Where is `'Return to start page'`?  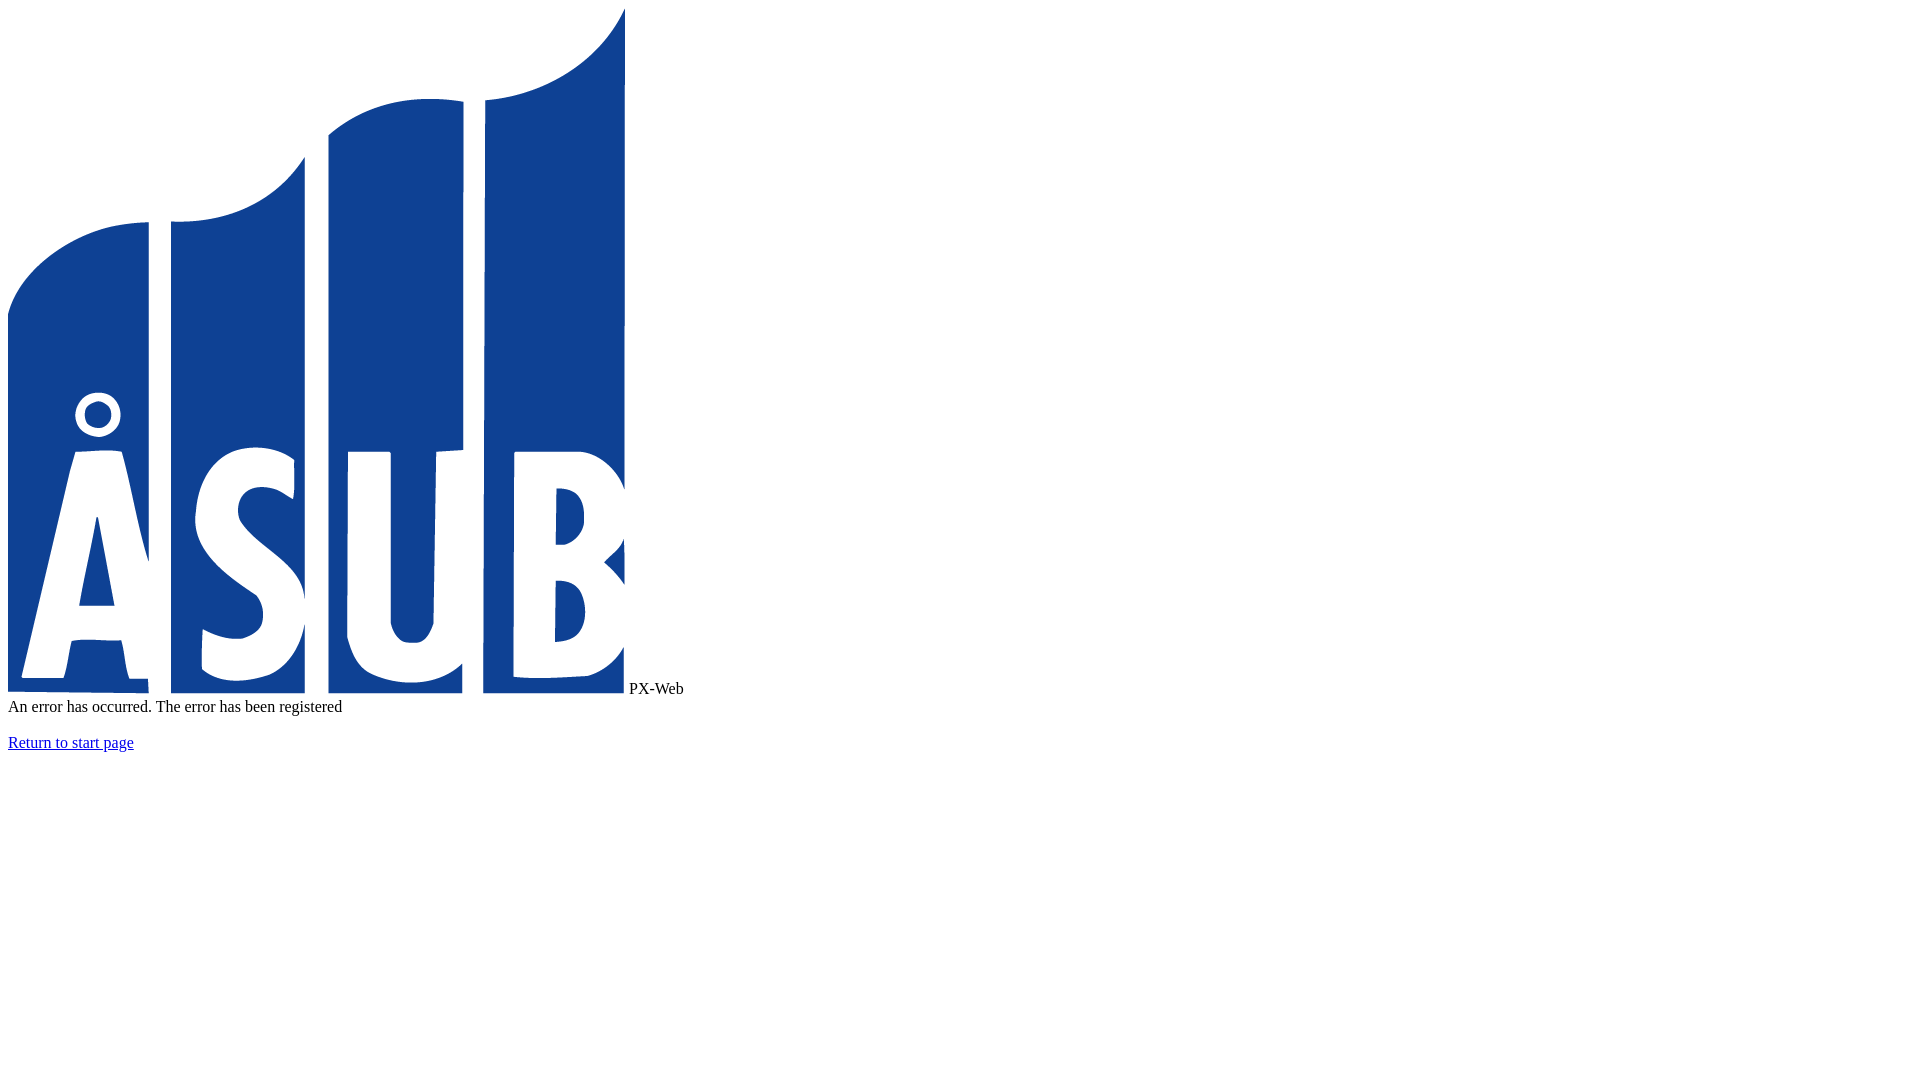 'Return to start page' is located at coordinates (71, 742).